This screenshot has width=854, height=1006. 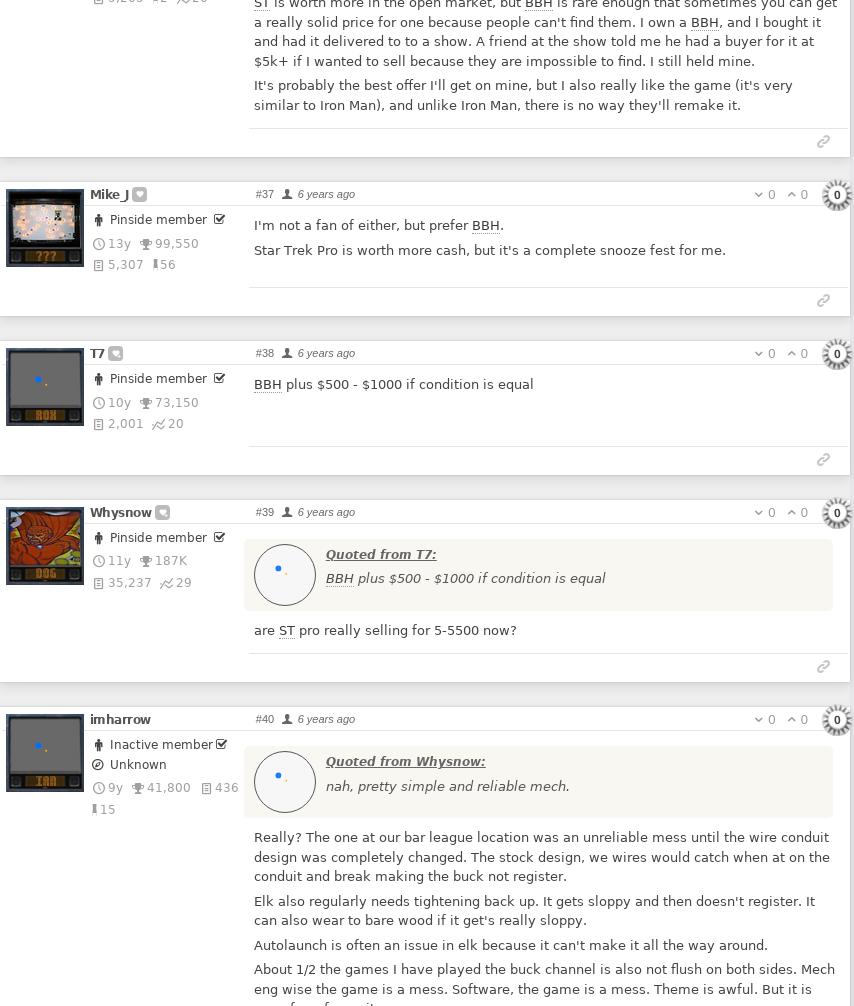 I want to click on 'Quoted from Whysnow:', so click(x=324, y=761).